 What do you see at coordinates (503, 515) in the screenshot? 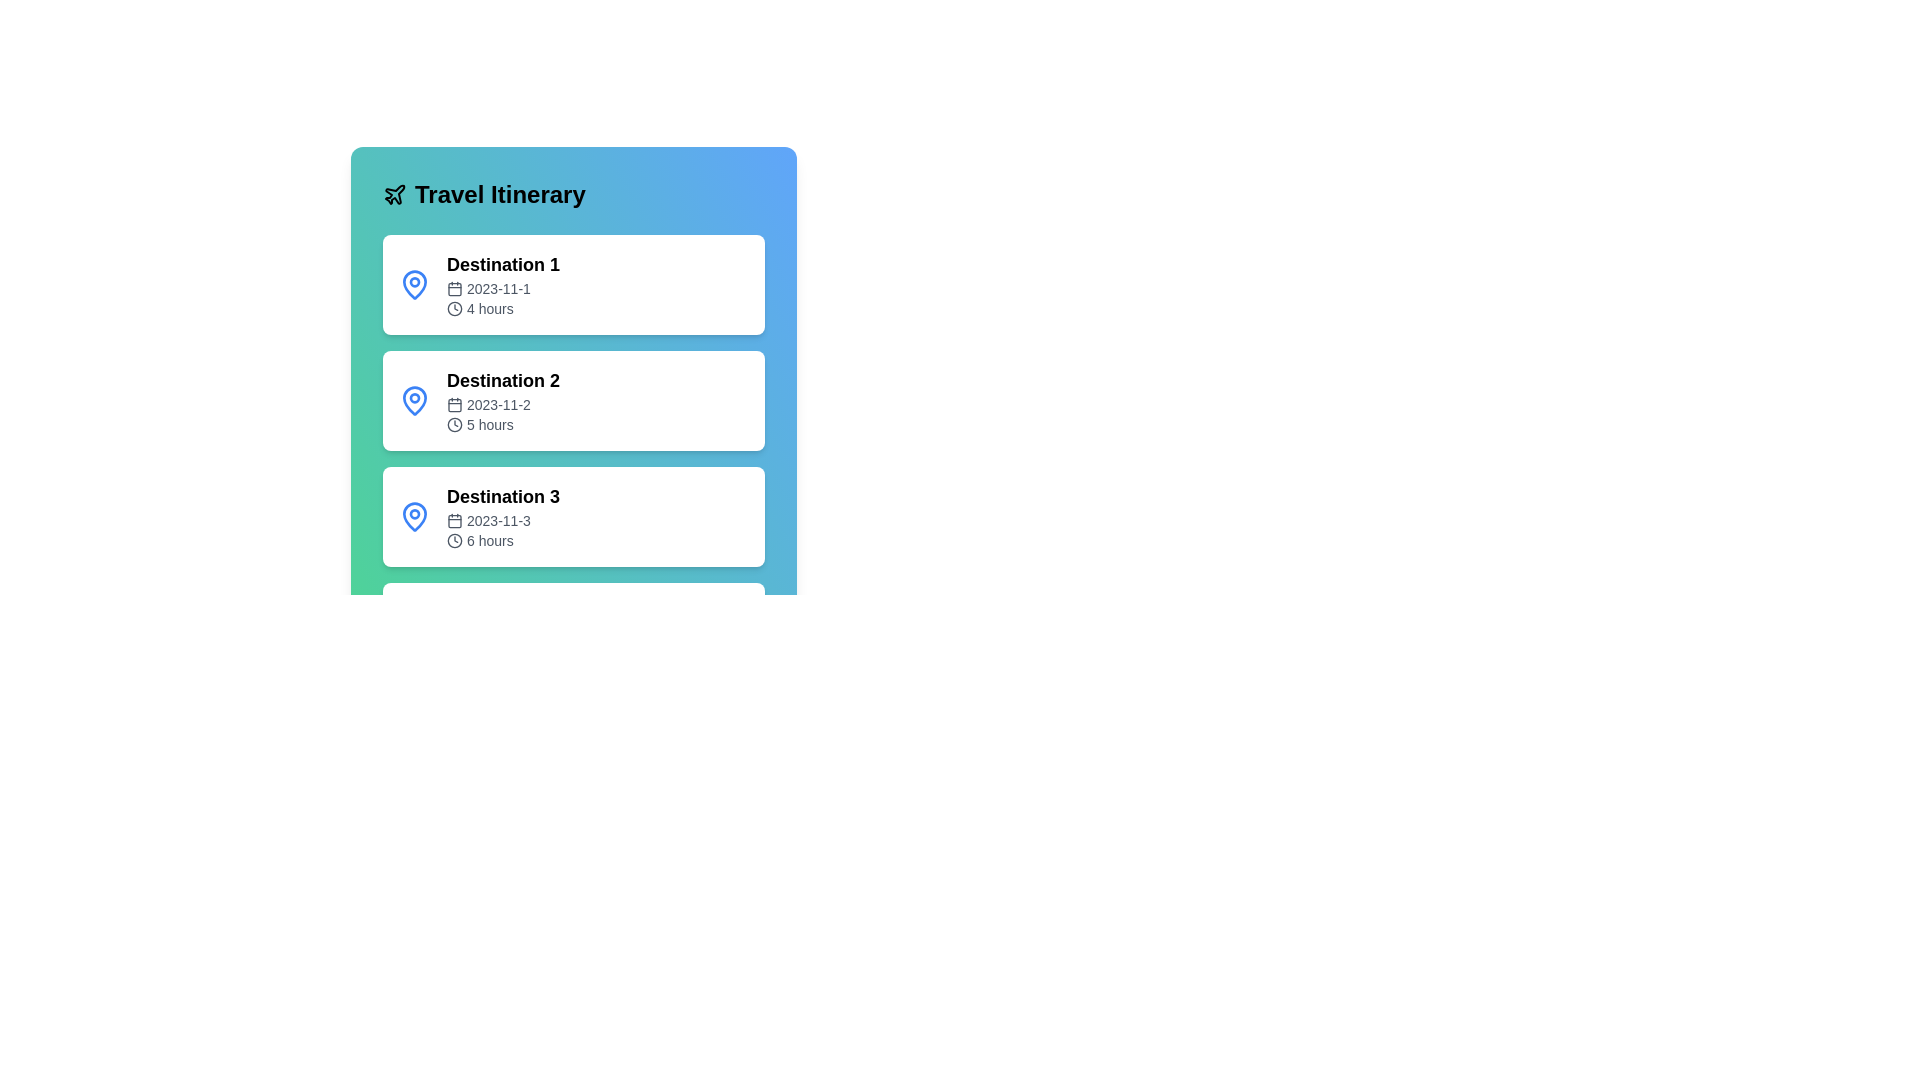
I see `the informative card displaying 'Destination 3' with the date '2023-11-3' and duration '6 hours', which is the third card in a vertically stacked list` at bounding box center [503, 515].